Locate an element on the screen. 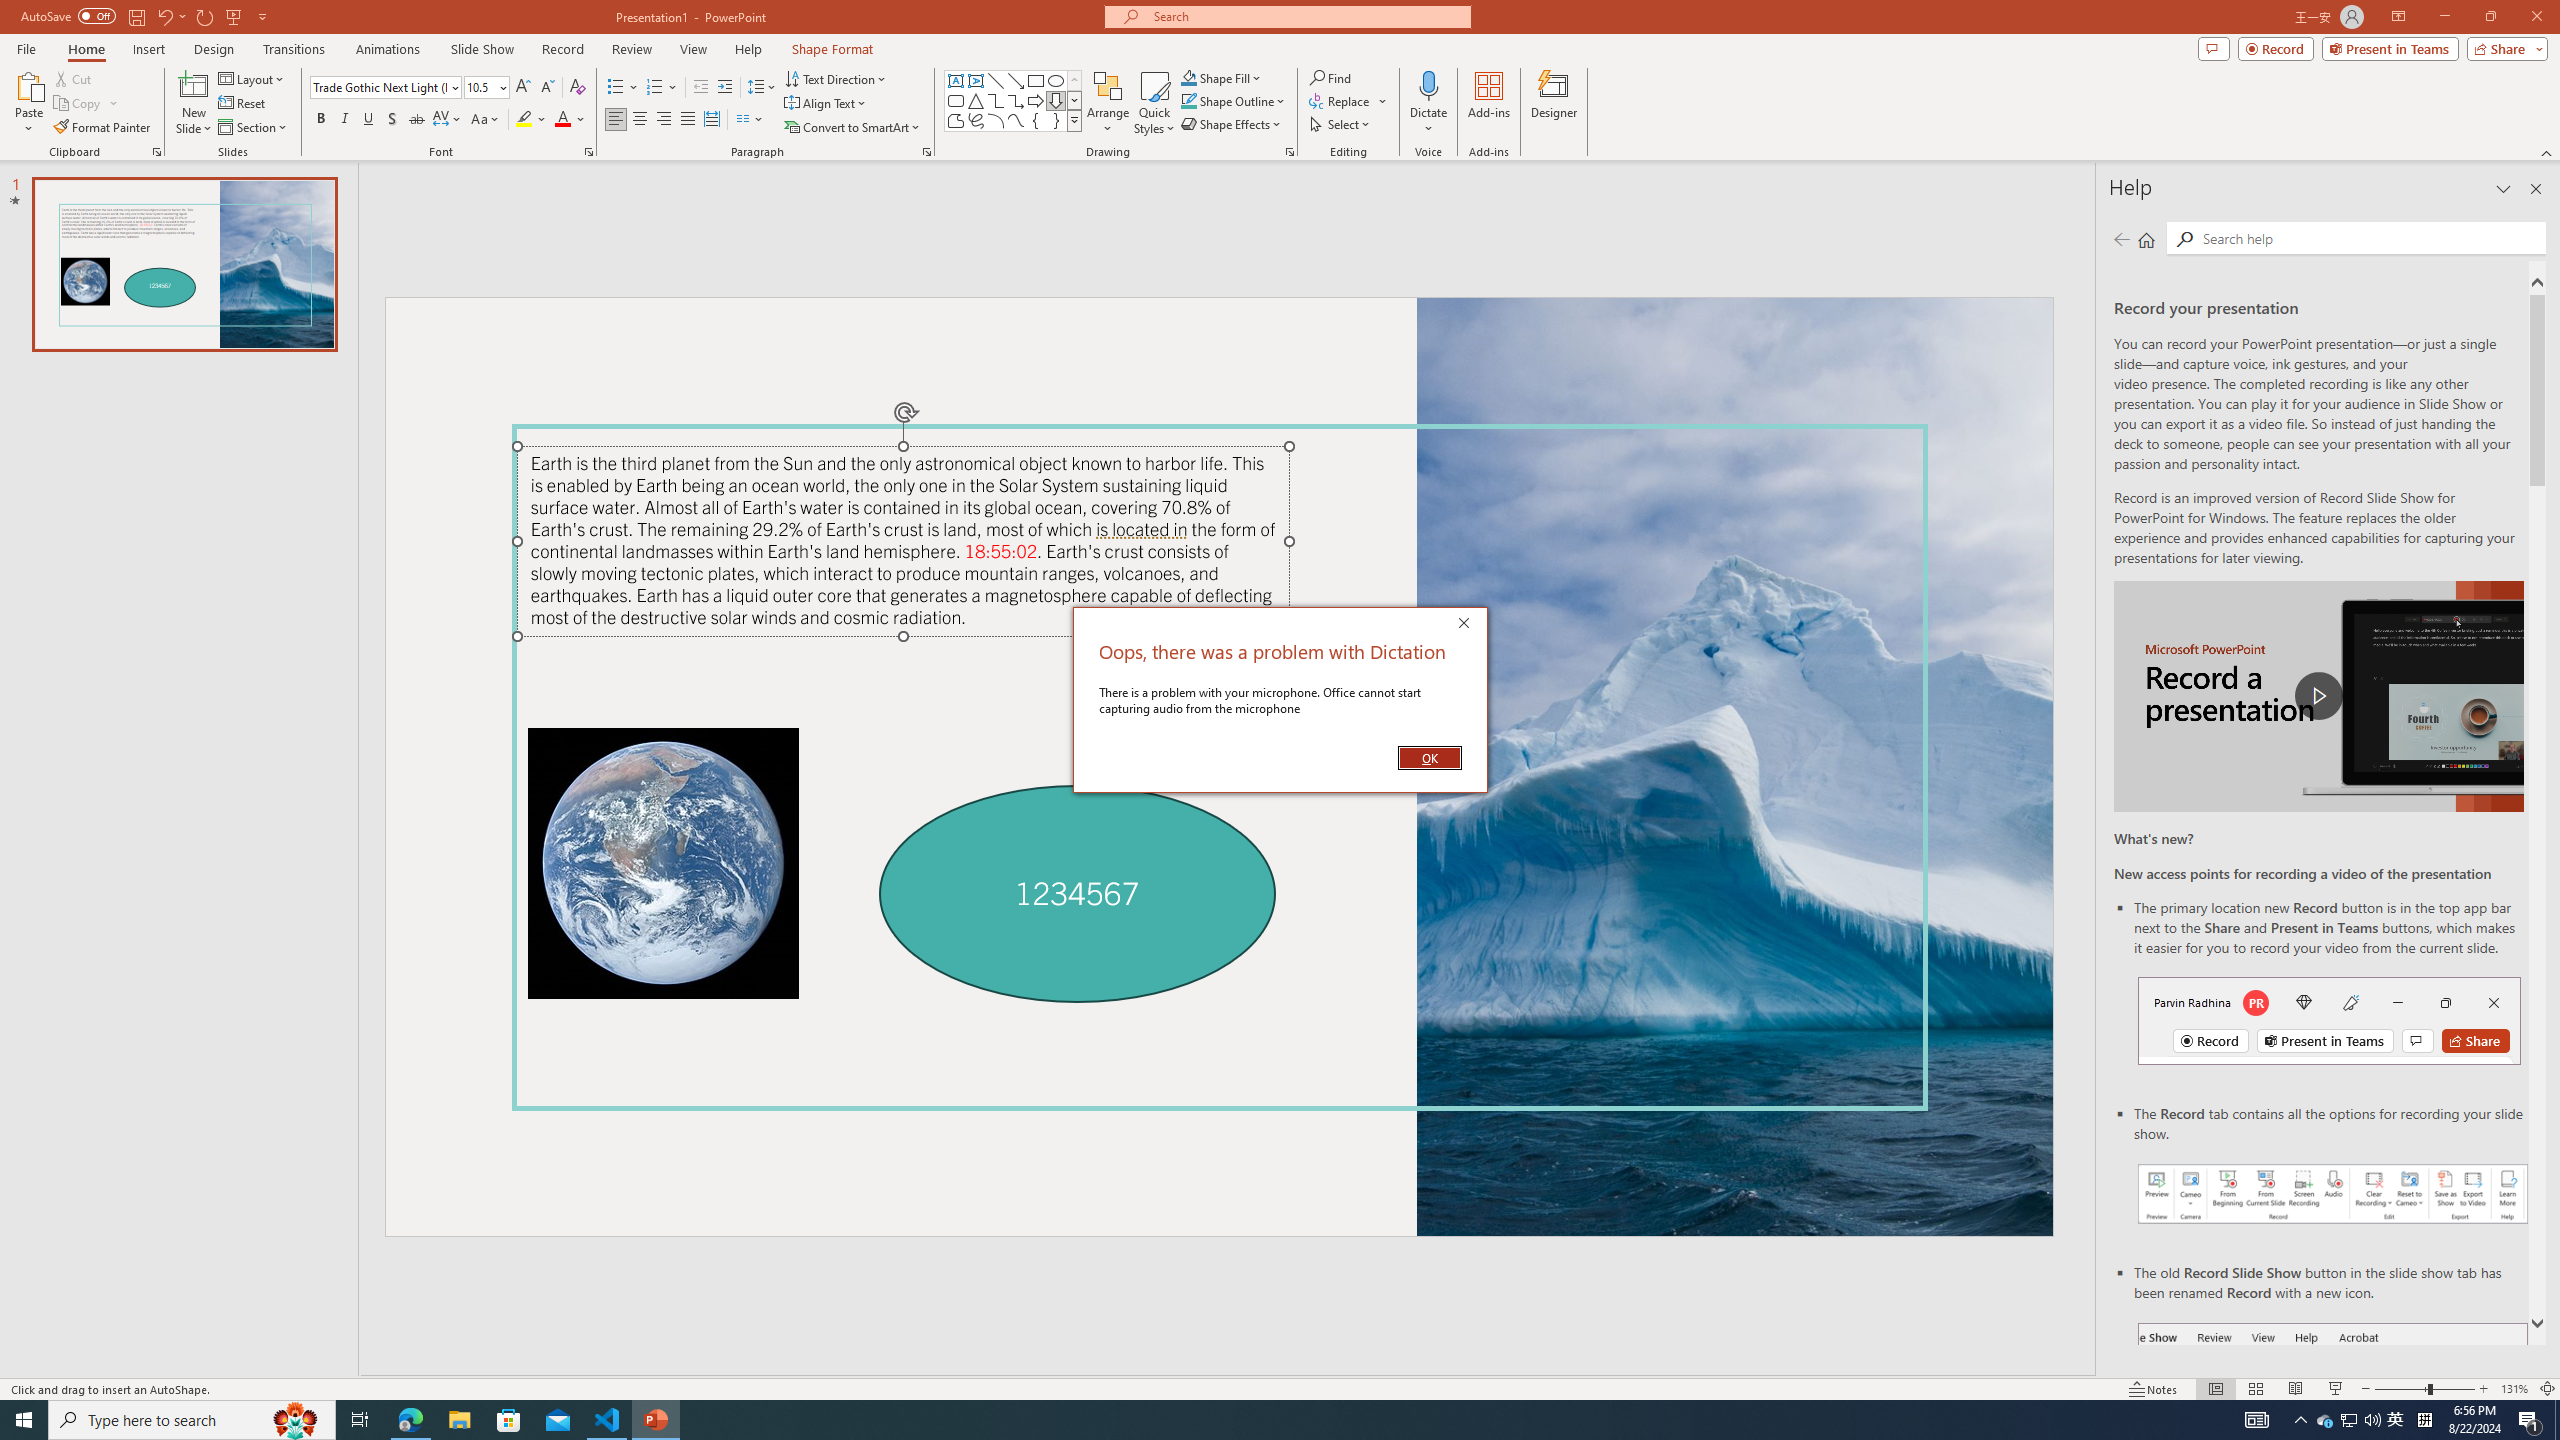 Image resolution: width=2560 pixels, height=1440 pixels. 'Paste' is located at coordinates (28, 103).